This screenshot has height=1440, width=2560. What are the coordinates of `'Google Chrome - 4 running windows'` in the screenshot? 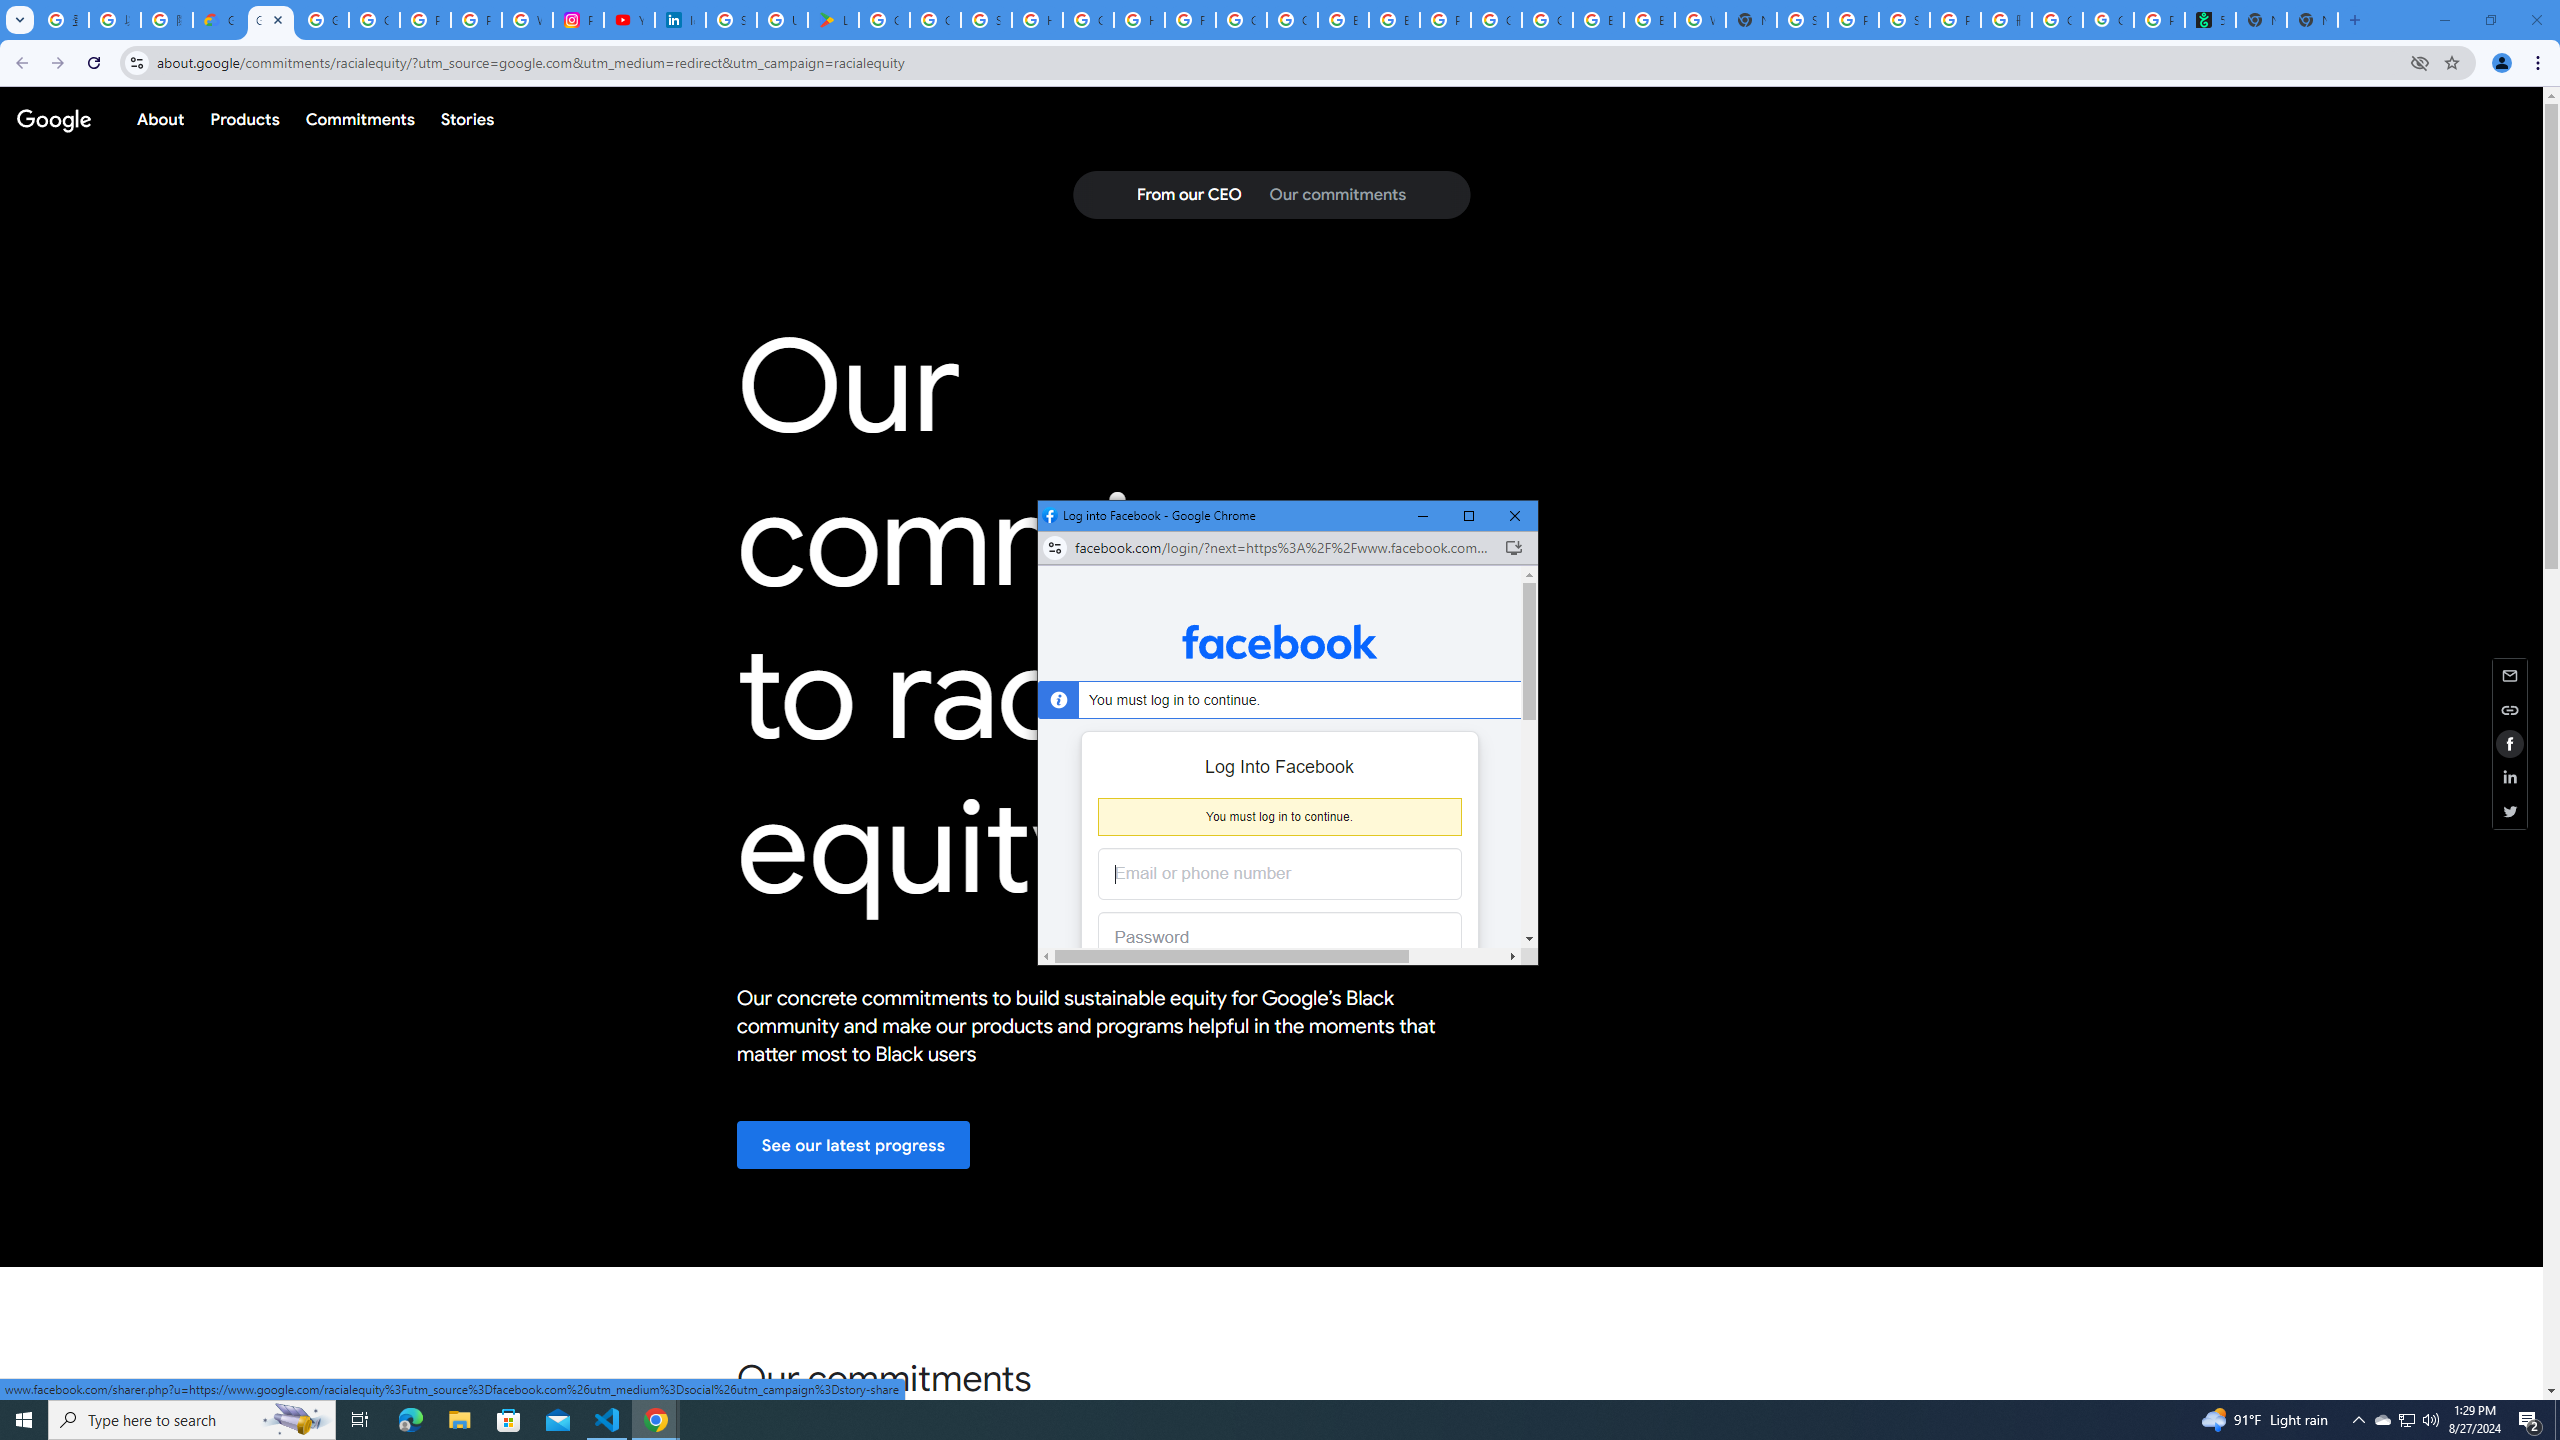 It's located at (656, 1418).